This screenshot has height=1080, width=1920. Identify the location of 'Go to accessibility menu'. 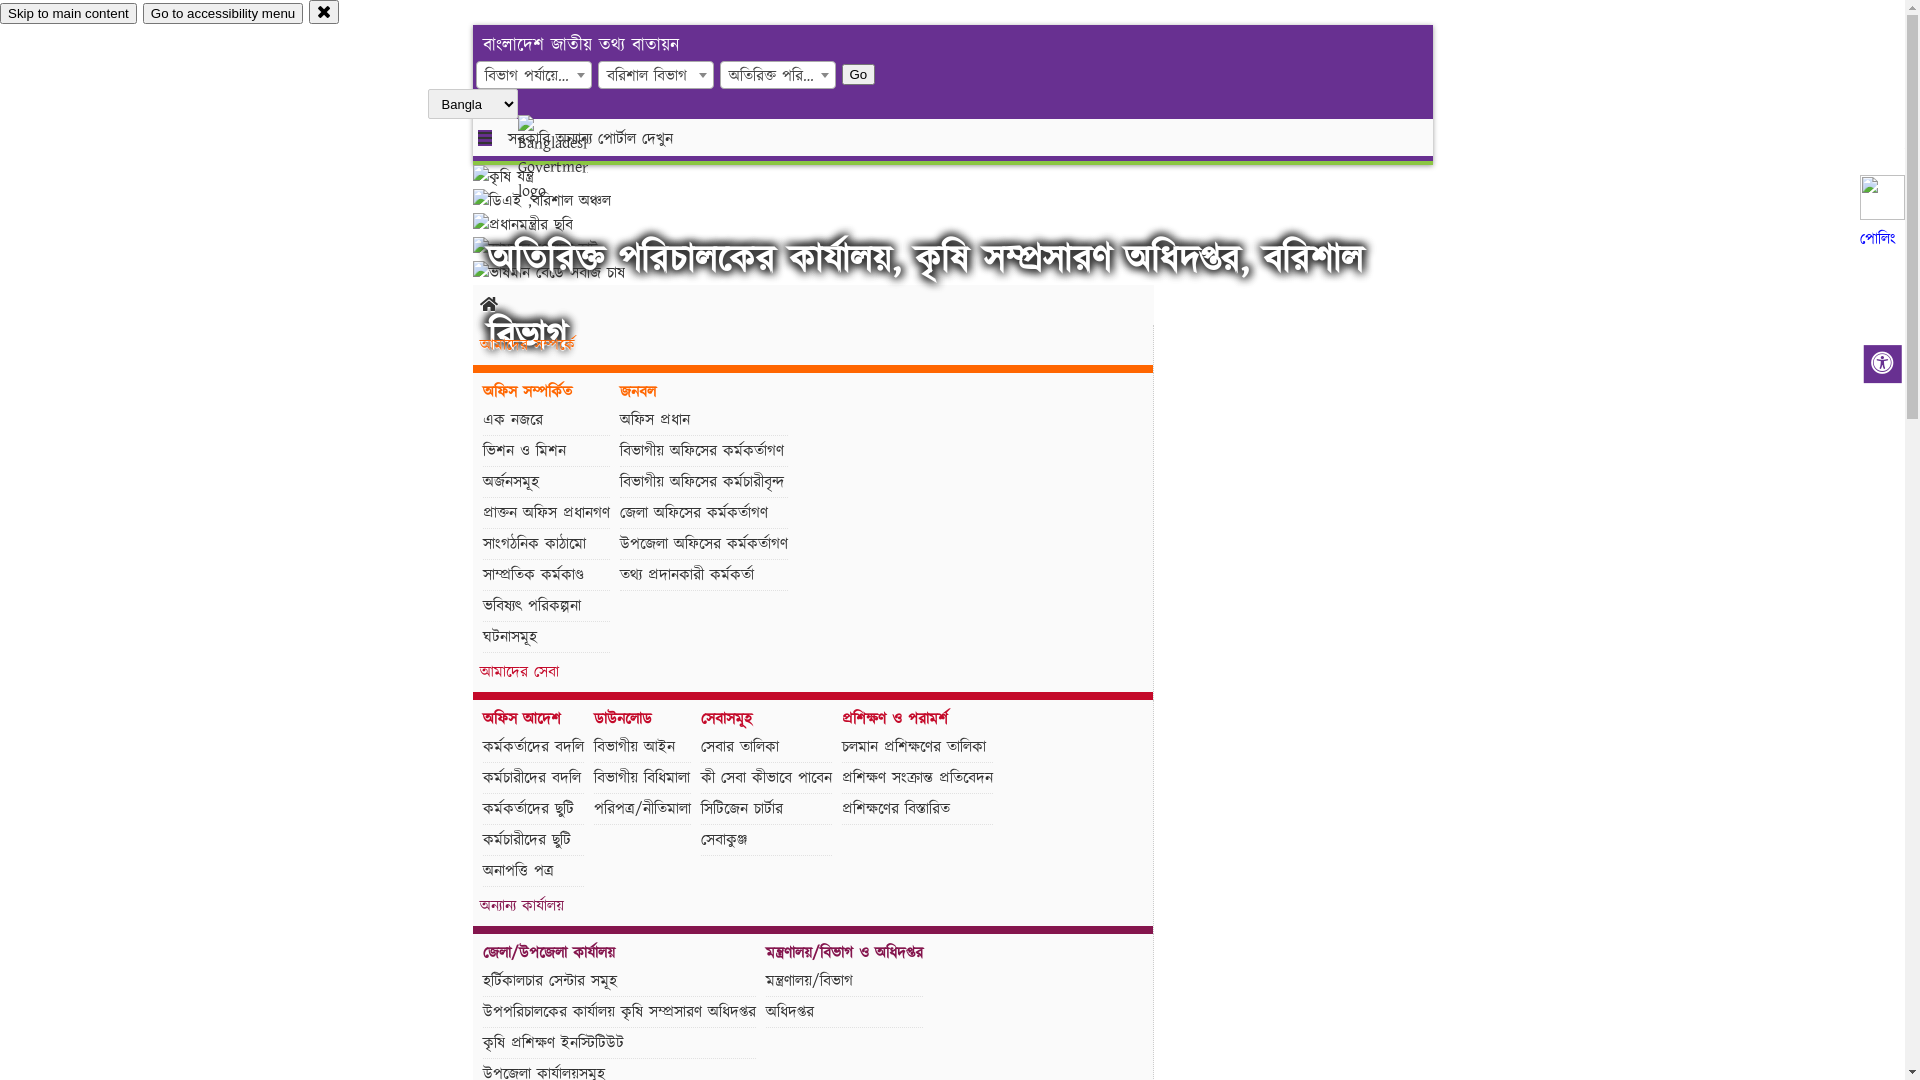
(222, 13).